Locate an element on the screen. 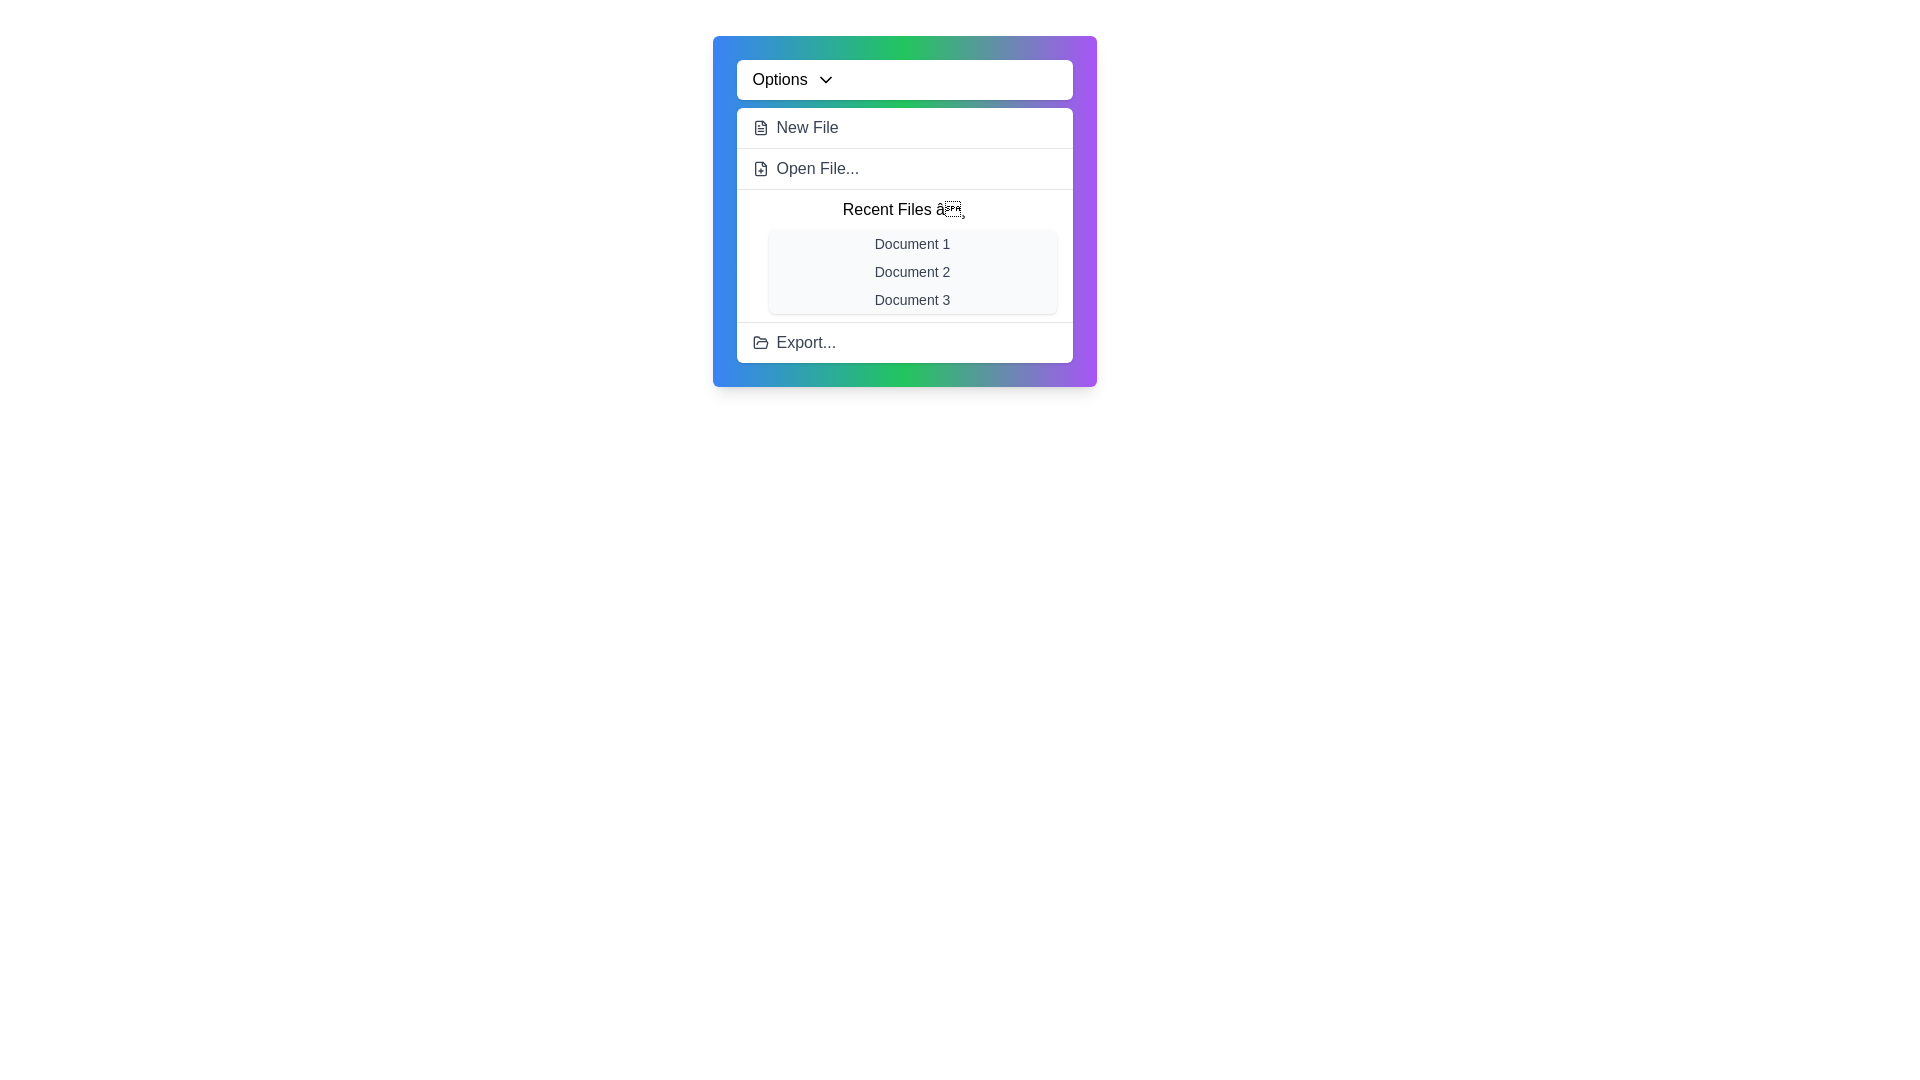  the 'New File' icon located at the top of the dropdown menu under the 'Options' button to enhance its identification is located at coordinates (759, 127).